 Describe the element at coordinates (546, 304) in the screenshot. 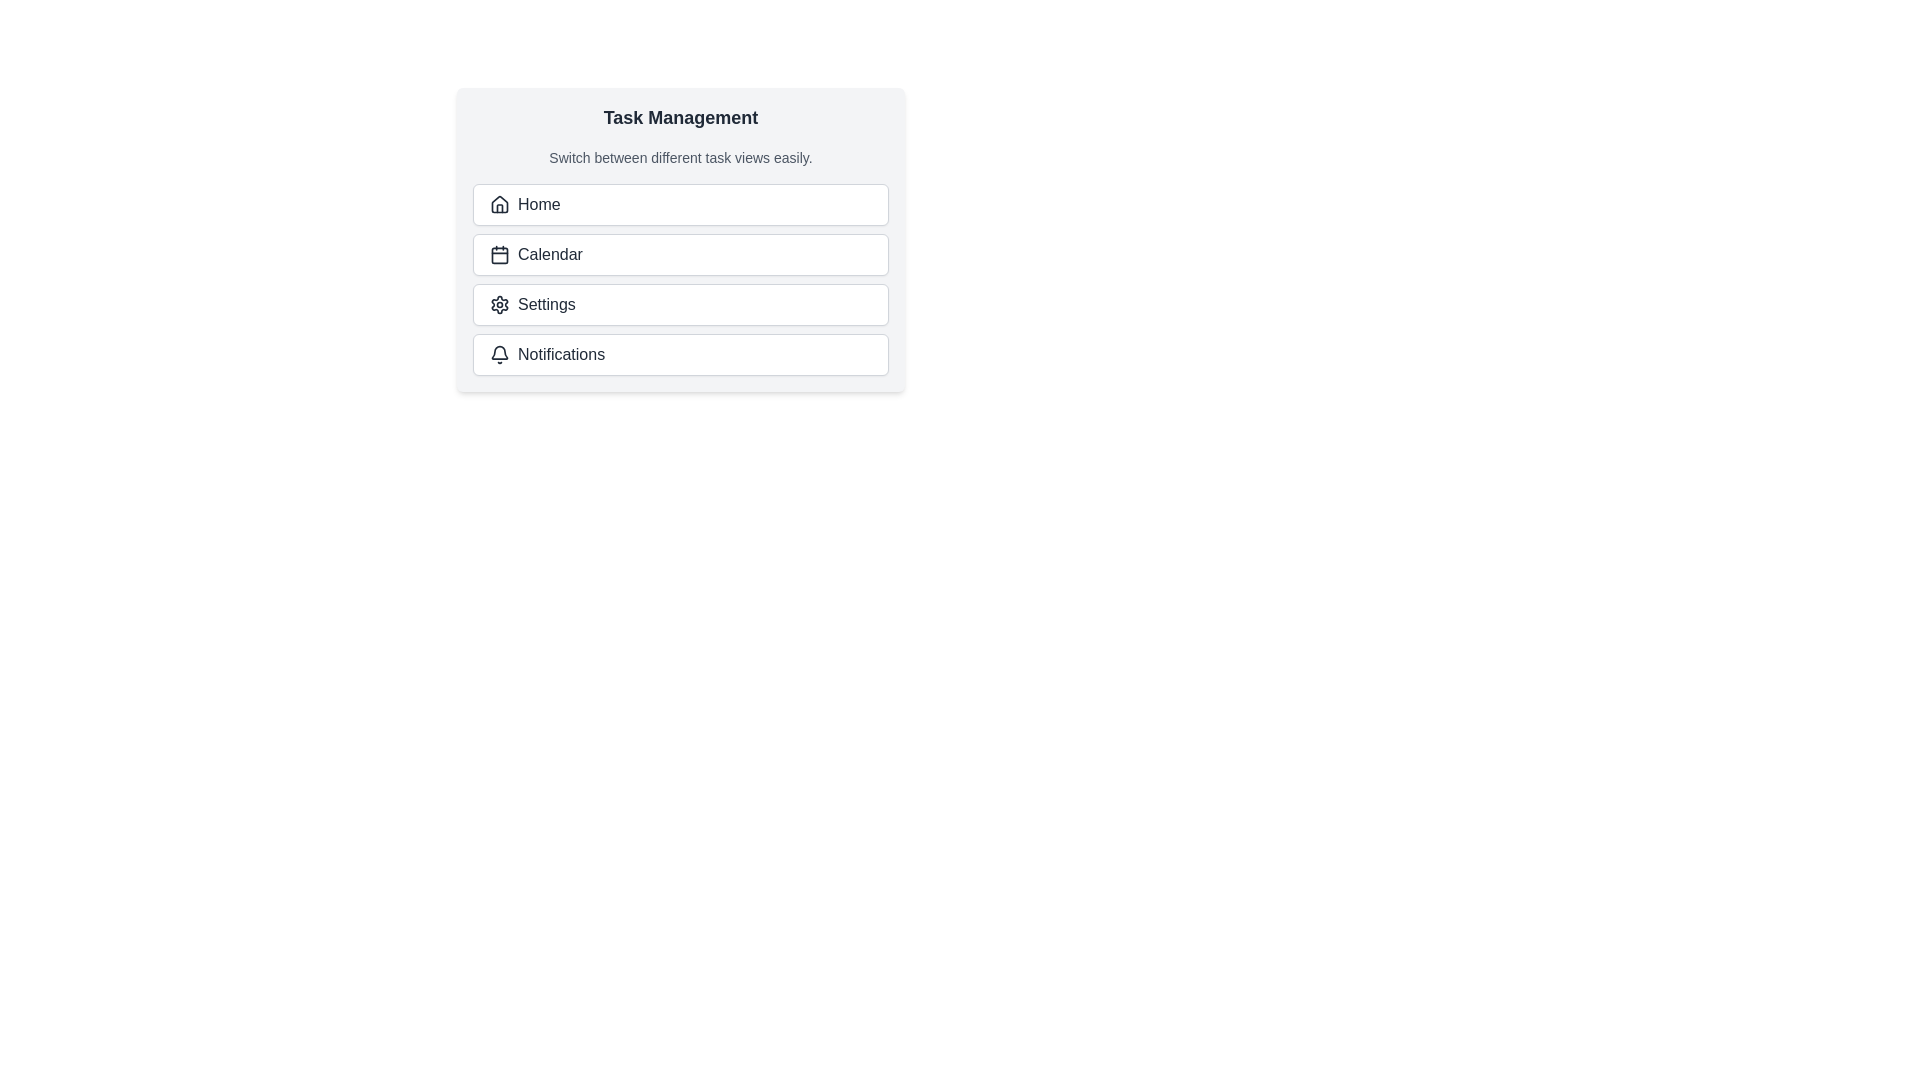

I see `the 'Settings' text label, which is located in the third group of a vertically stacked list of menu items, directly below 'Calendar' and above 'Notifications'` at that location.